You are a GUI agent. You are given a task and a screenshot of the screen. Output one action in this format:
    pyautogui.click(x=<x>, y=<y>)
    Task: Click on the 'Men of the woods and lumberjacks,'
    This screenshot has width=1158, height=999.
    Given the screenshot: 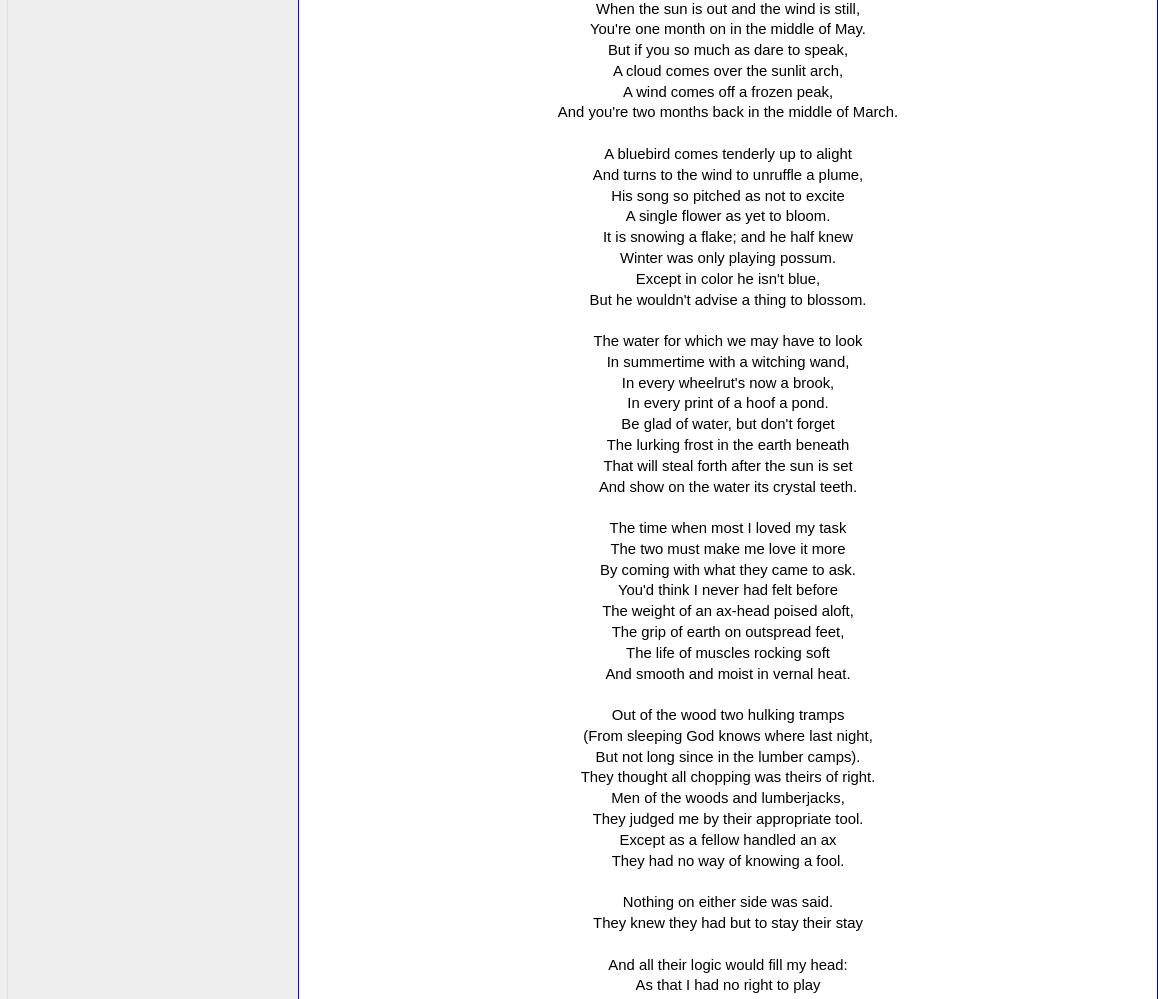 What is the action you would take?
    pyautogui.click(x=609, y=798)
    